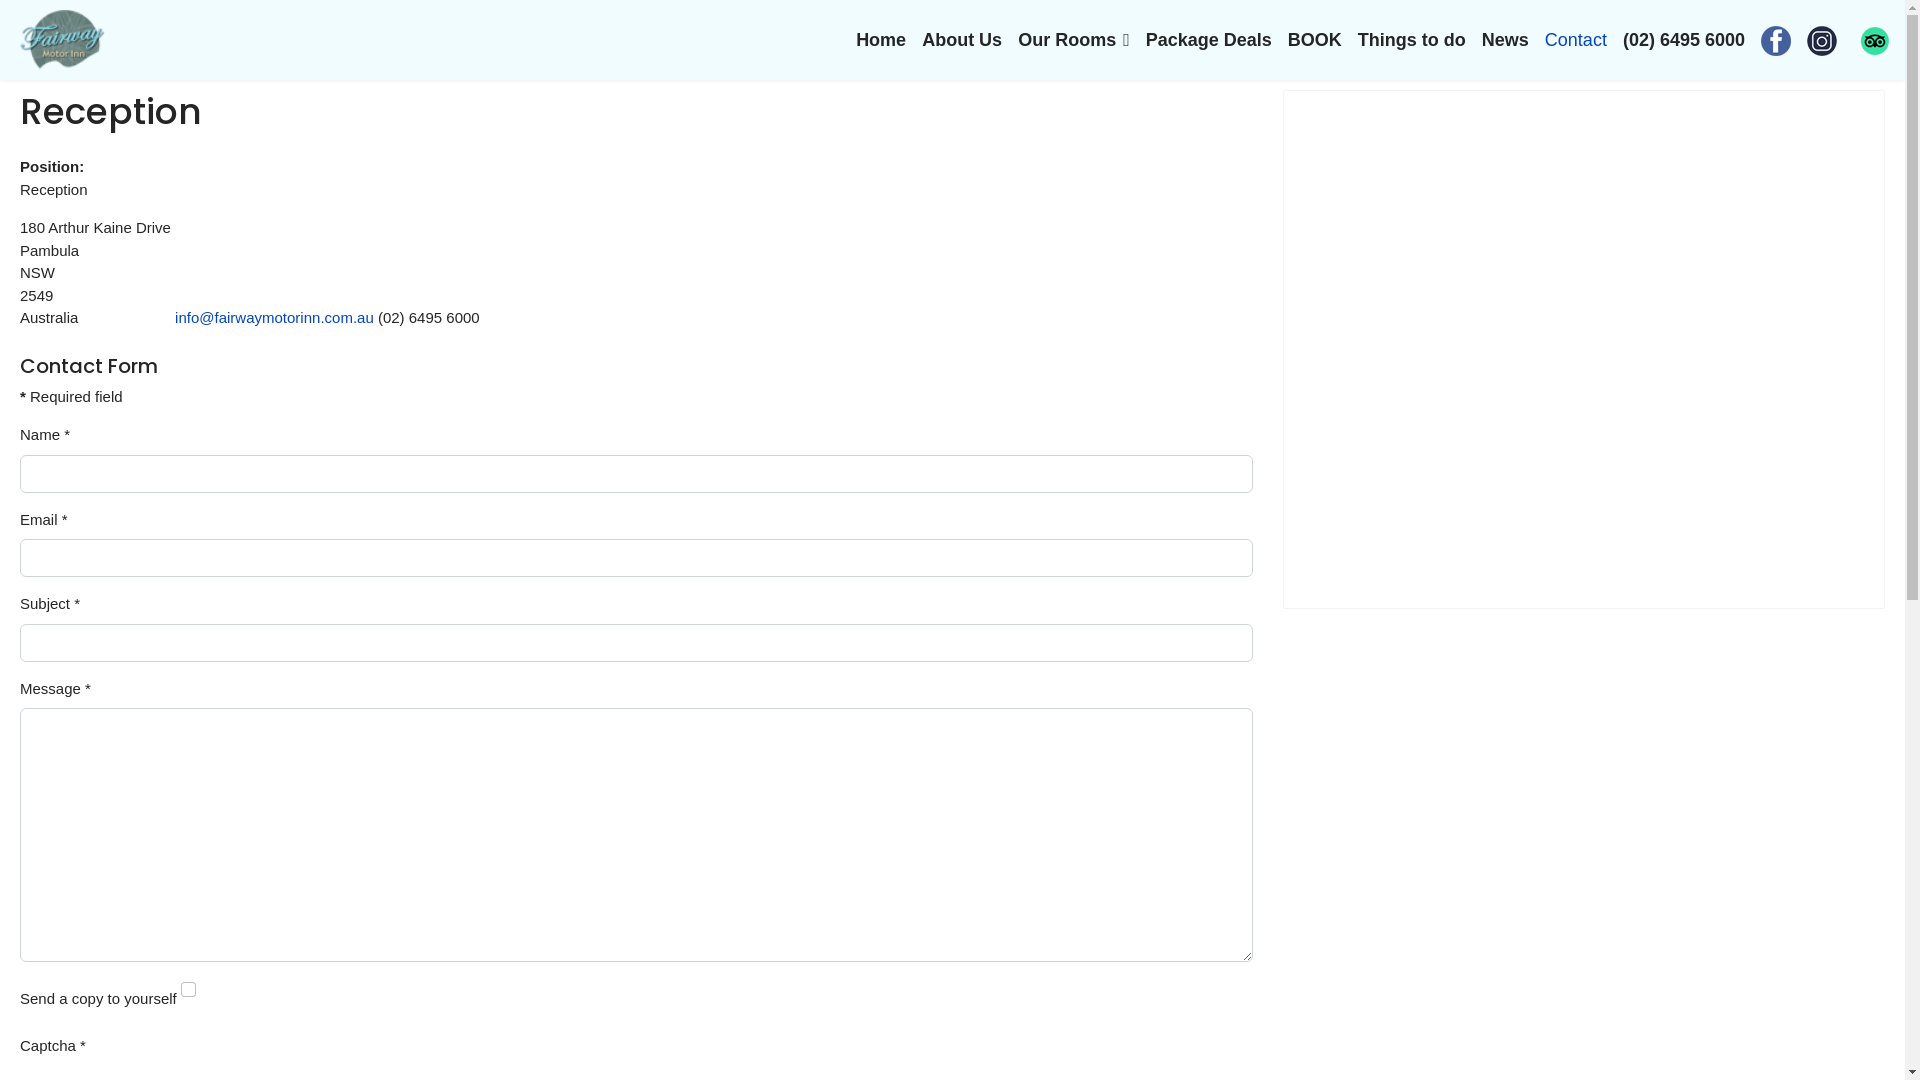  I want to click on 'Contact', so click(1574, 39).